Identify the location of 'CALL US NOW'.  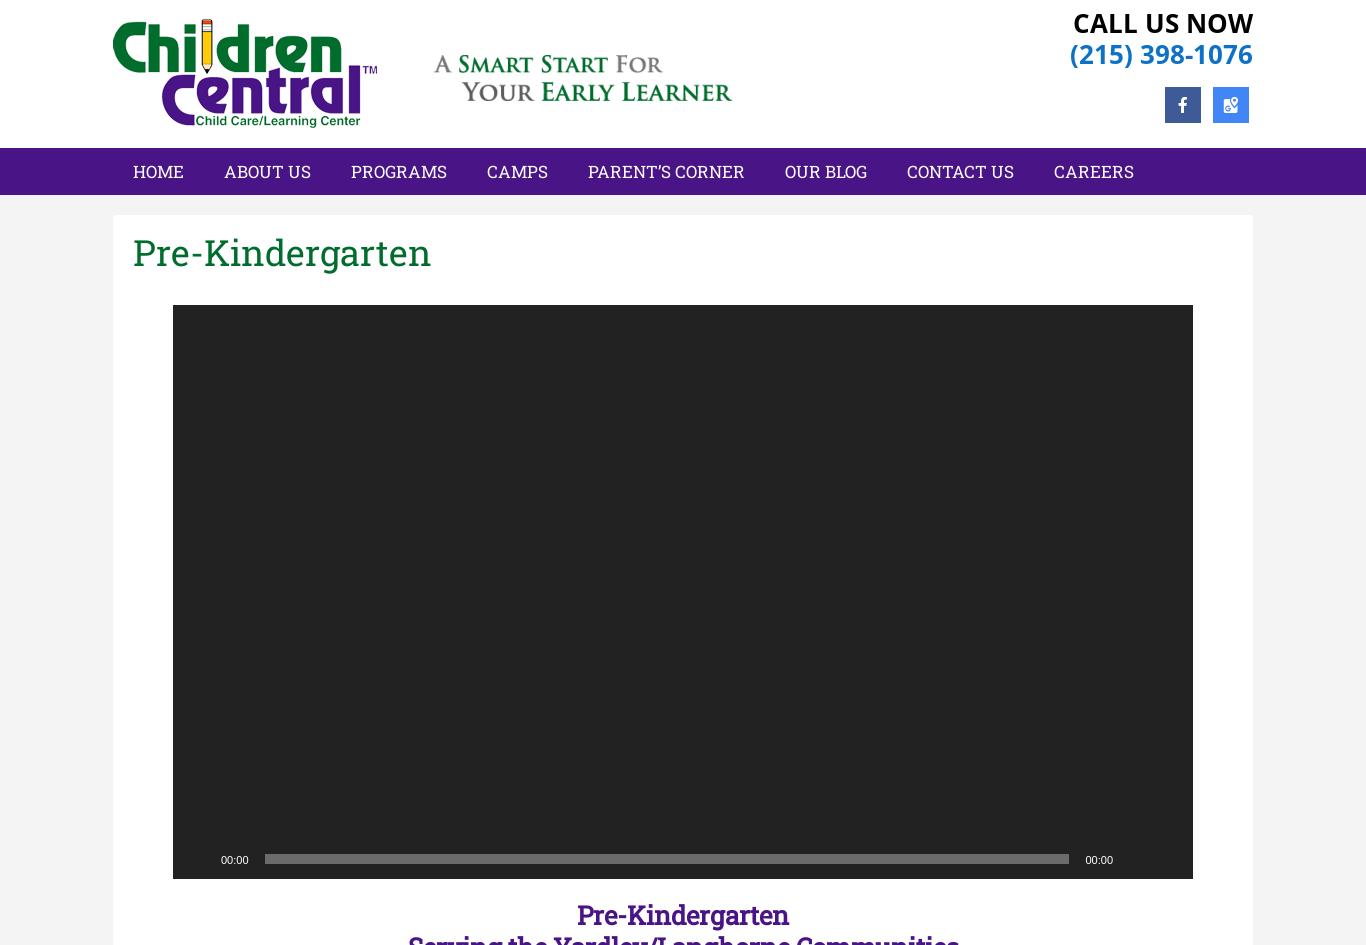
(1163, 22).